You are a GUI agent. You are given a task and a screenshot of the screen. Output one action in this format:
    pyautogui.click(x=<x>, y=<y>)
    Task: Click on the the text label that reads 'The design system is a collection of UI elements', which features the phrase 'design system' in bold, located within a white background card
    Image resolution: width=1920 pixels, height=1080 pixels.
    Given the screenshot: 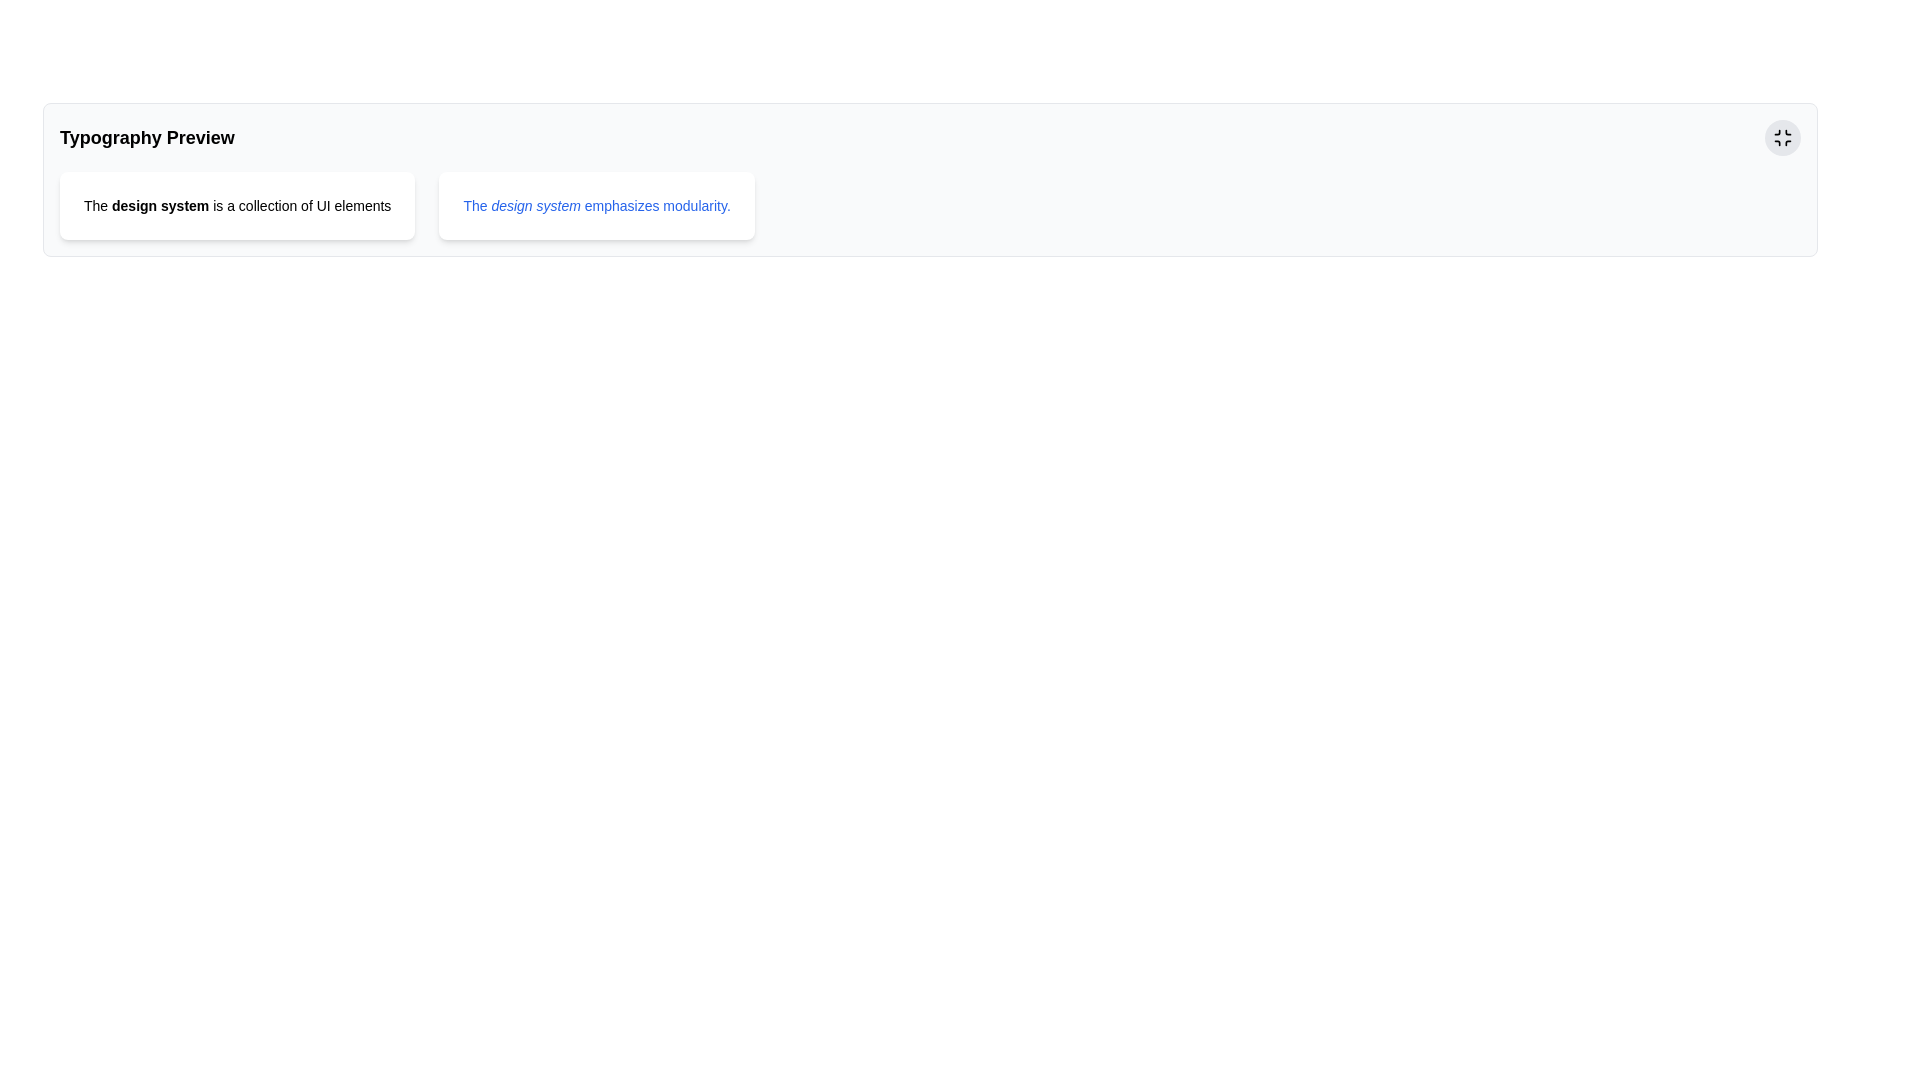 What is the action you would take?
    pyautogui.click(x=237, y=205)
    